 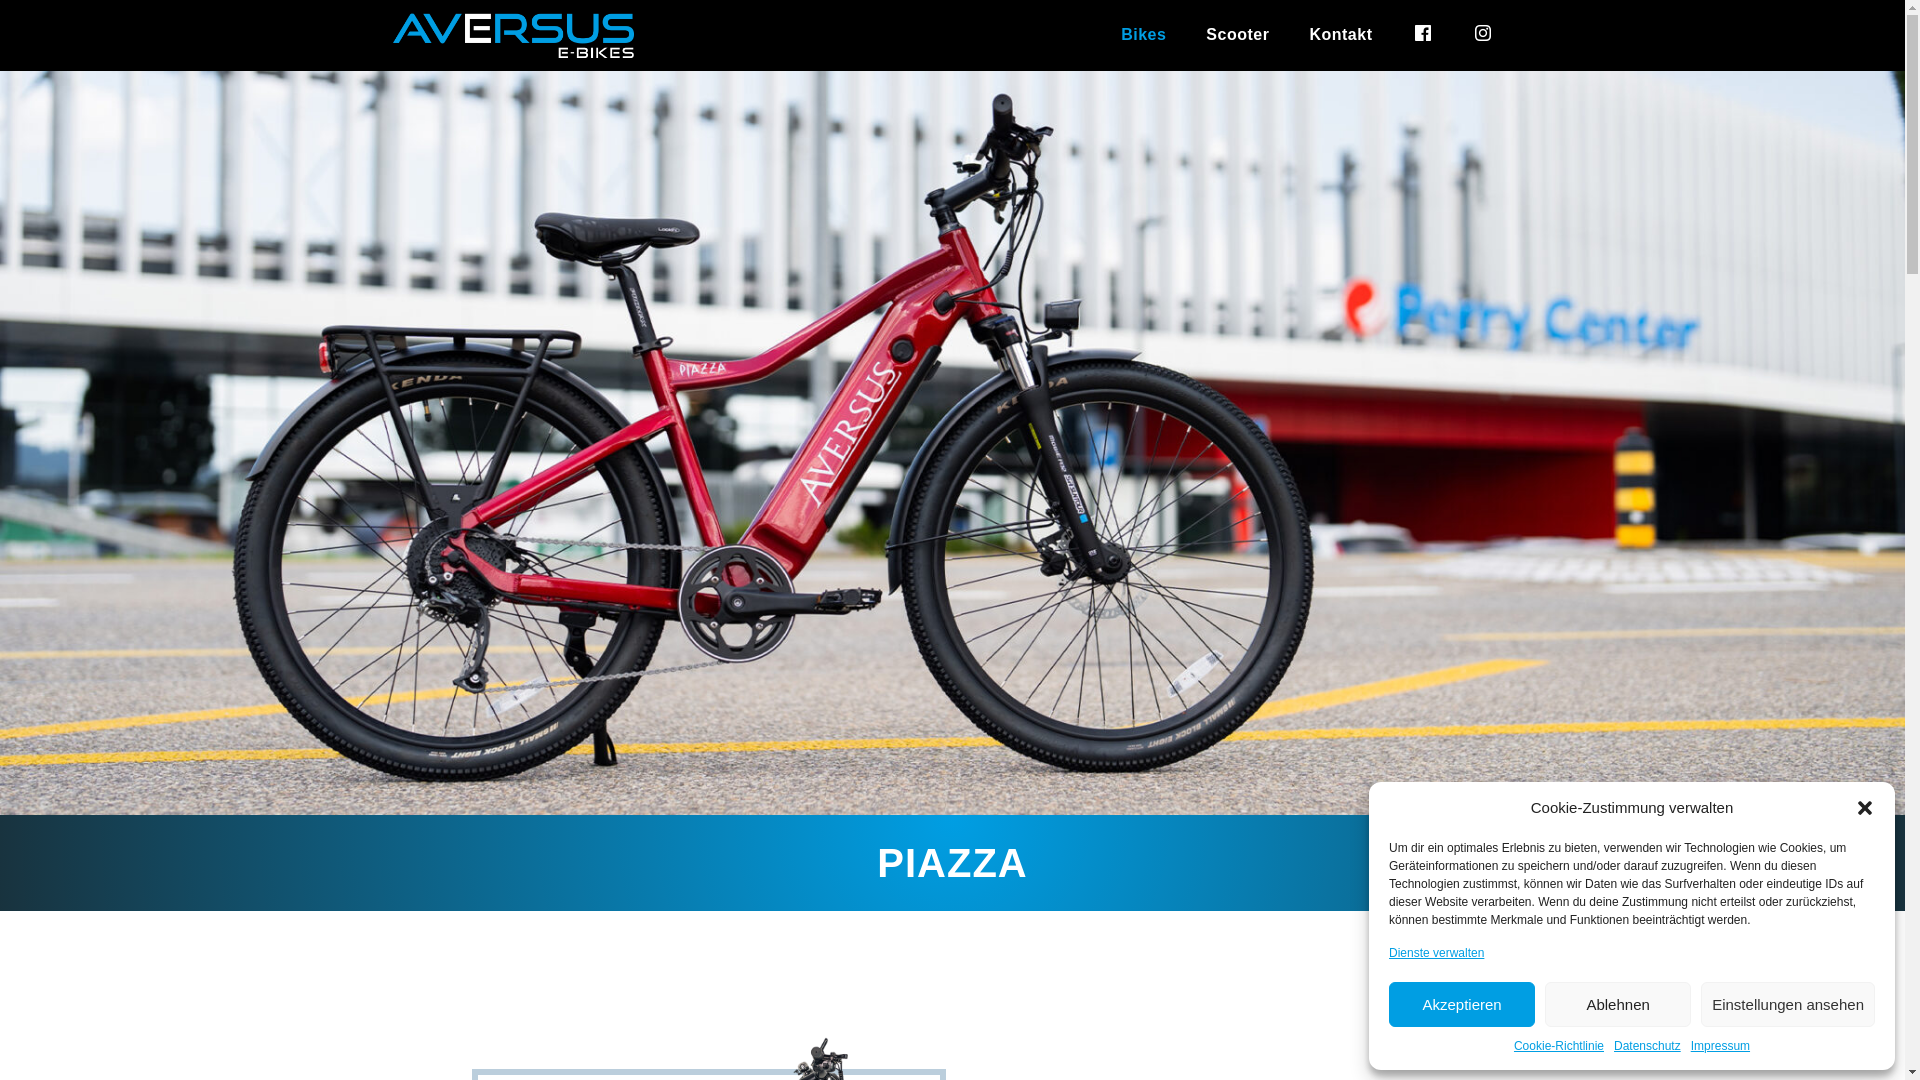 What do you see at coordinates (1647, 1044) in the screenshot?
I see `'Datenschutz'` at bounding box center [1647, 1044].